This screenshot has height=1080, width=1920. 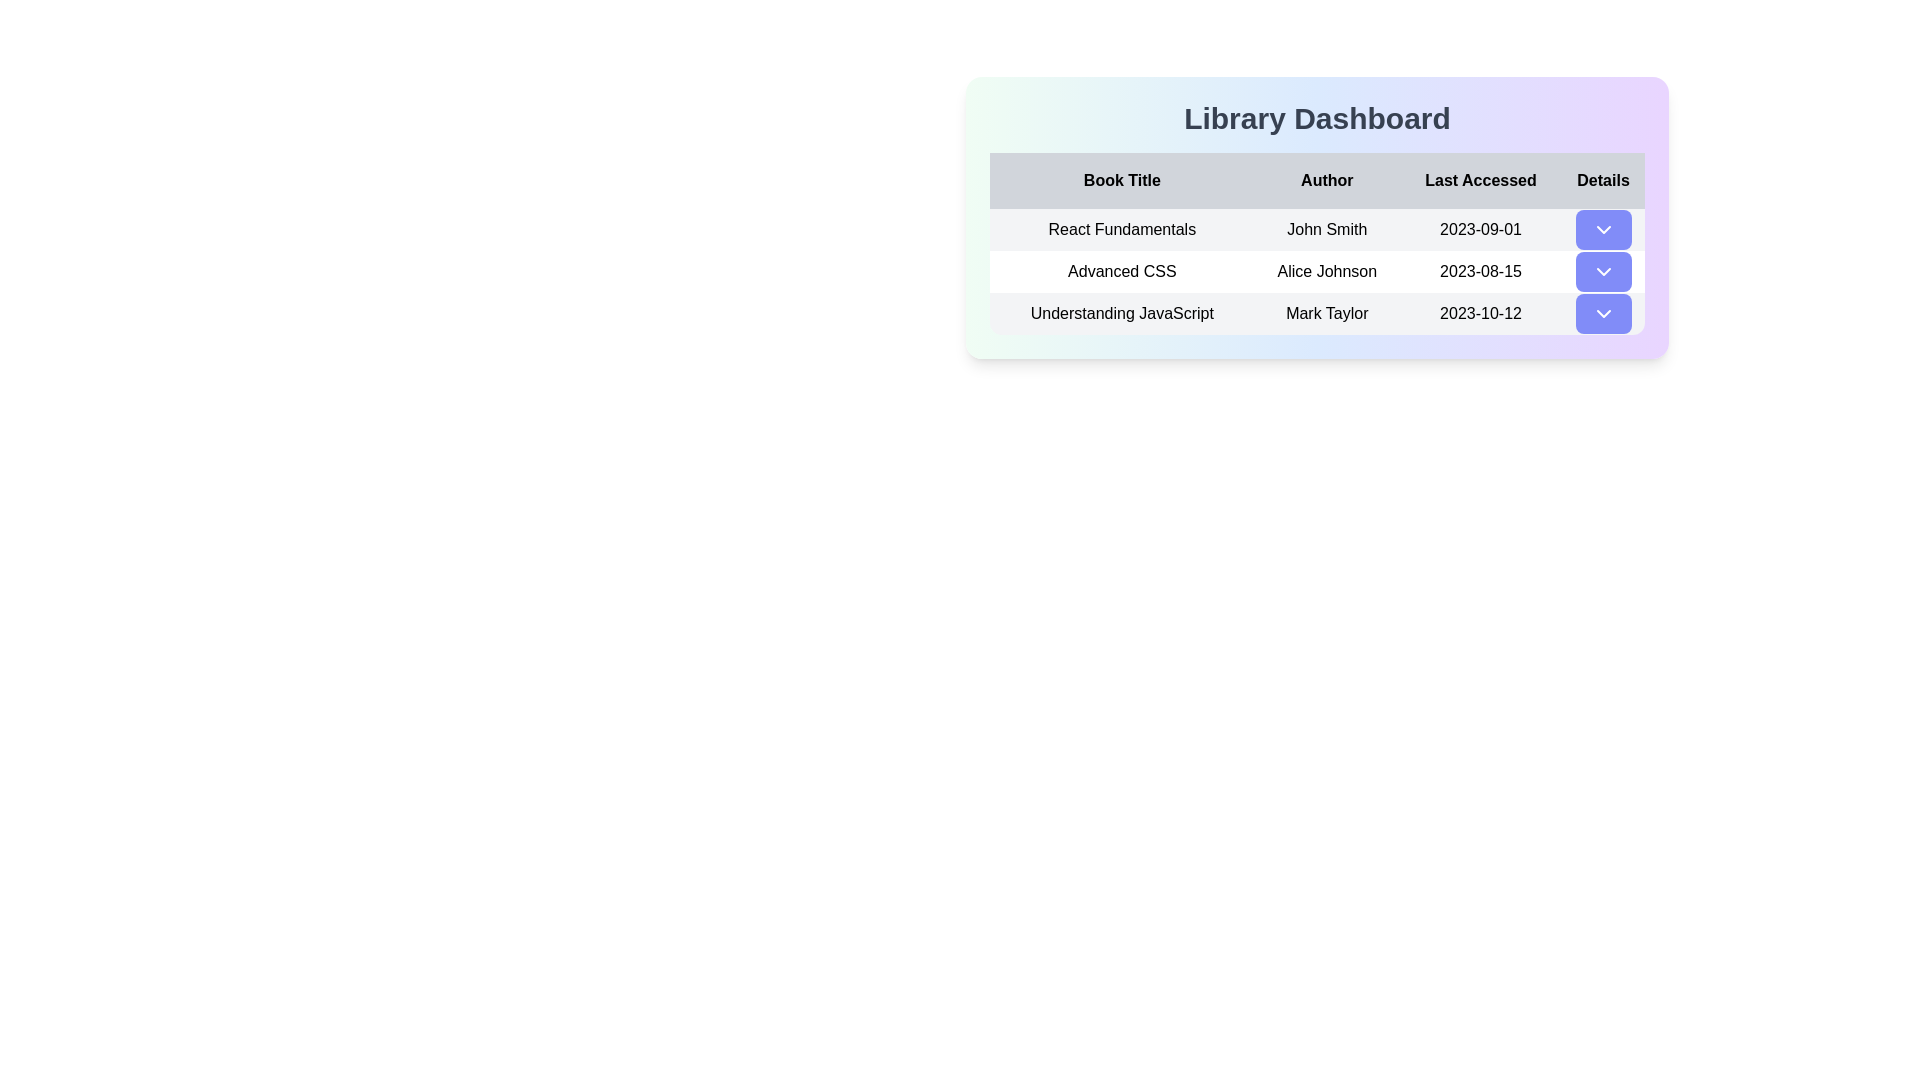 What do you see at coordinates (1481, 272) in the screenshot?
I see `the text display showing the date '2023-08-15' in the 'Last Accessed' column of the table for the book 'Advanced CSS' by Alice Johnson` at bounding box center [1481, 272].